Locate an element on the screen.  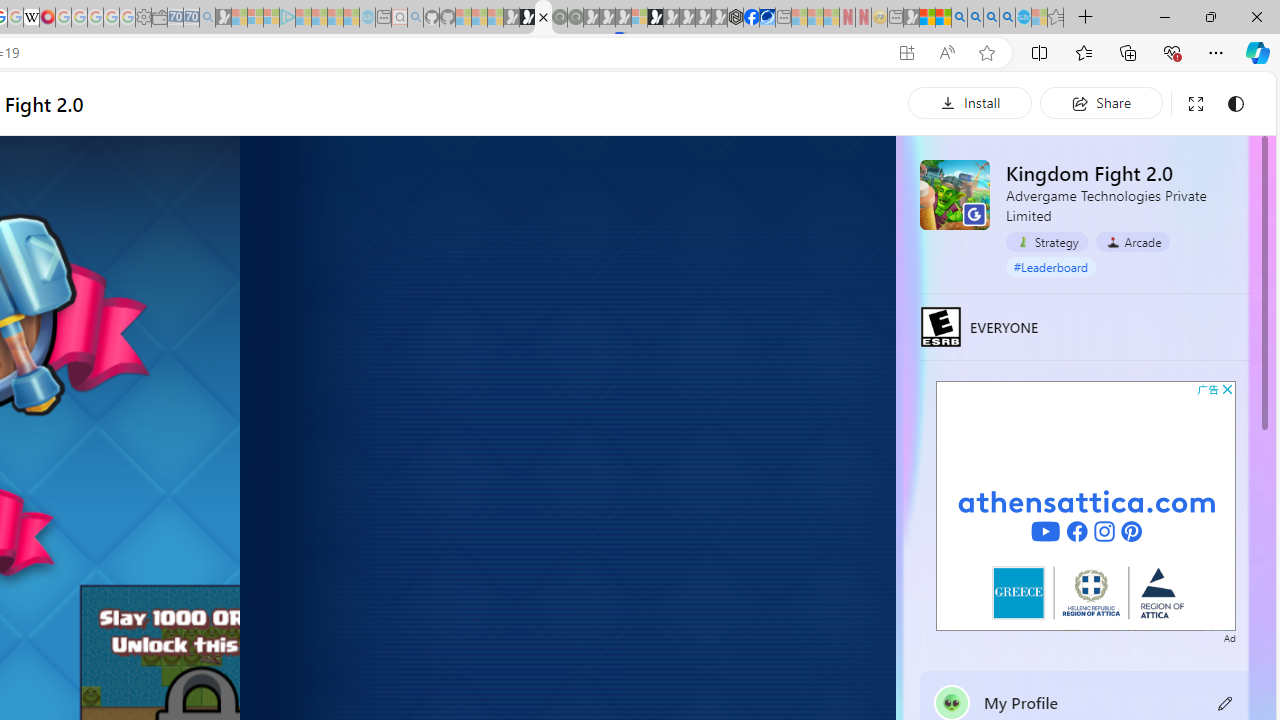
'Home | Sky Blue Bikes - Sky Blue Bikes - Sleeping' is located at coordinates (367, 17).